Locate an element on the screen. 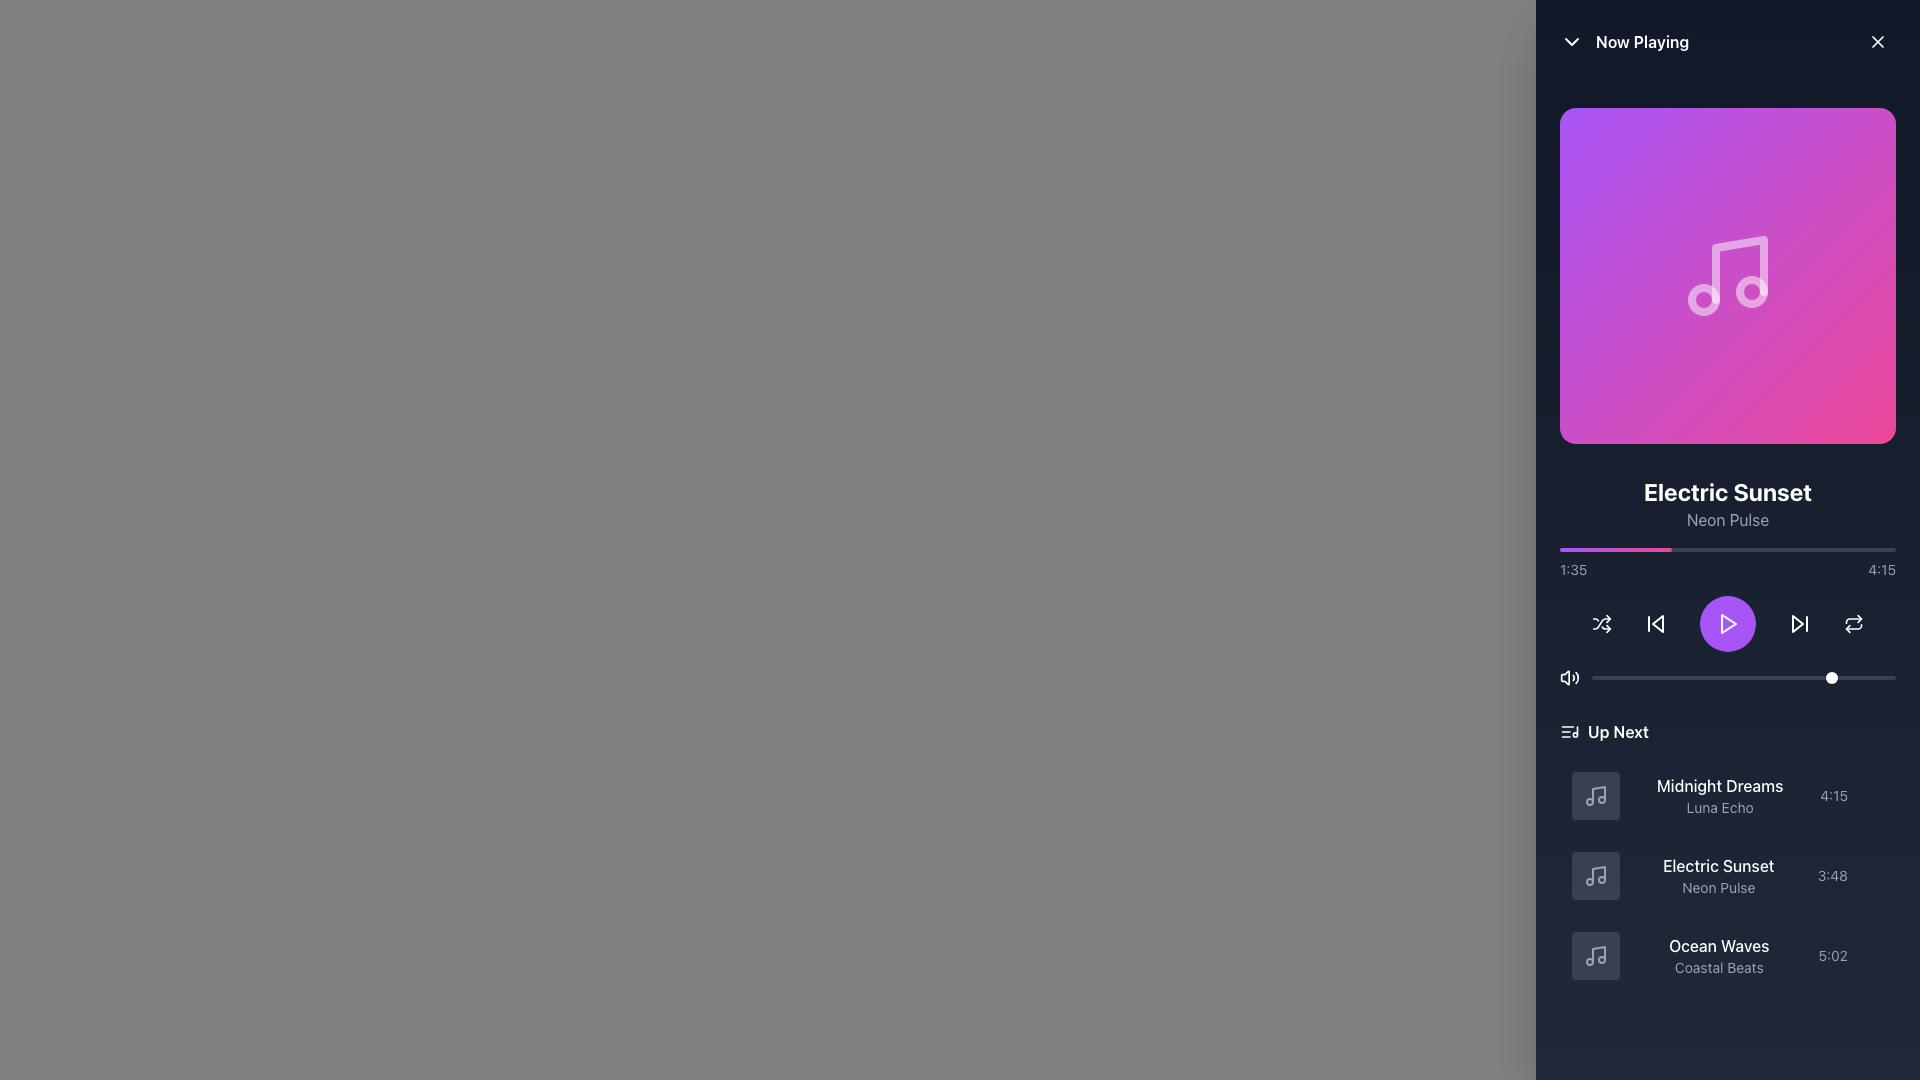 This screenshot has height=1080, width=1920. the thumbnail icon for the music track 'Electric Sunset', located at the leftmost position in the second row of the 'Up Next' section is located at coordinates (1595, 874).